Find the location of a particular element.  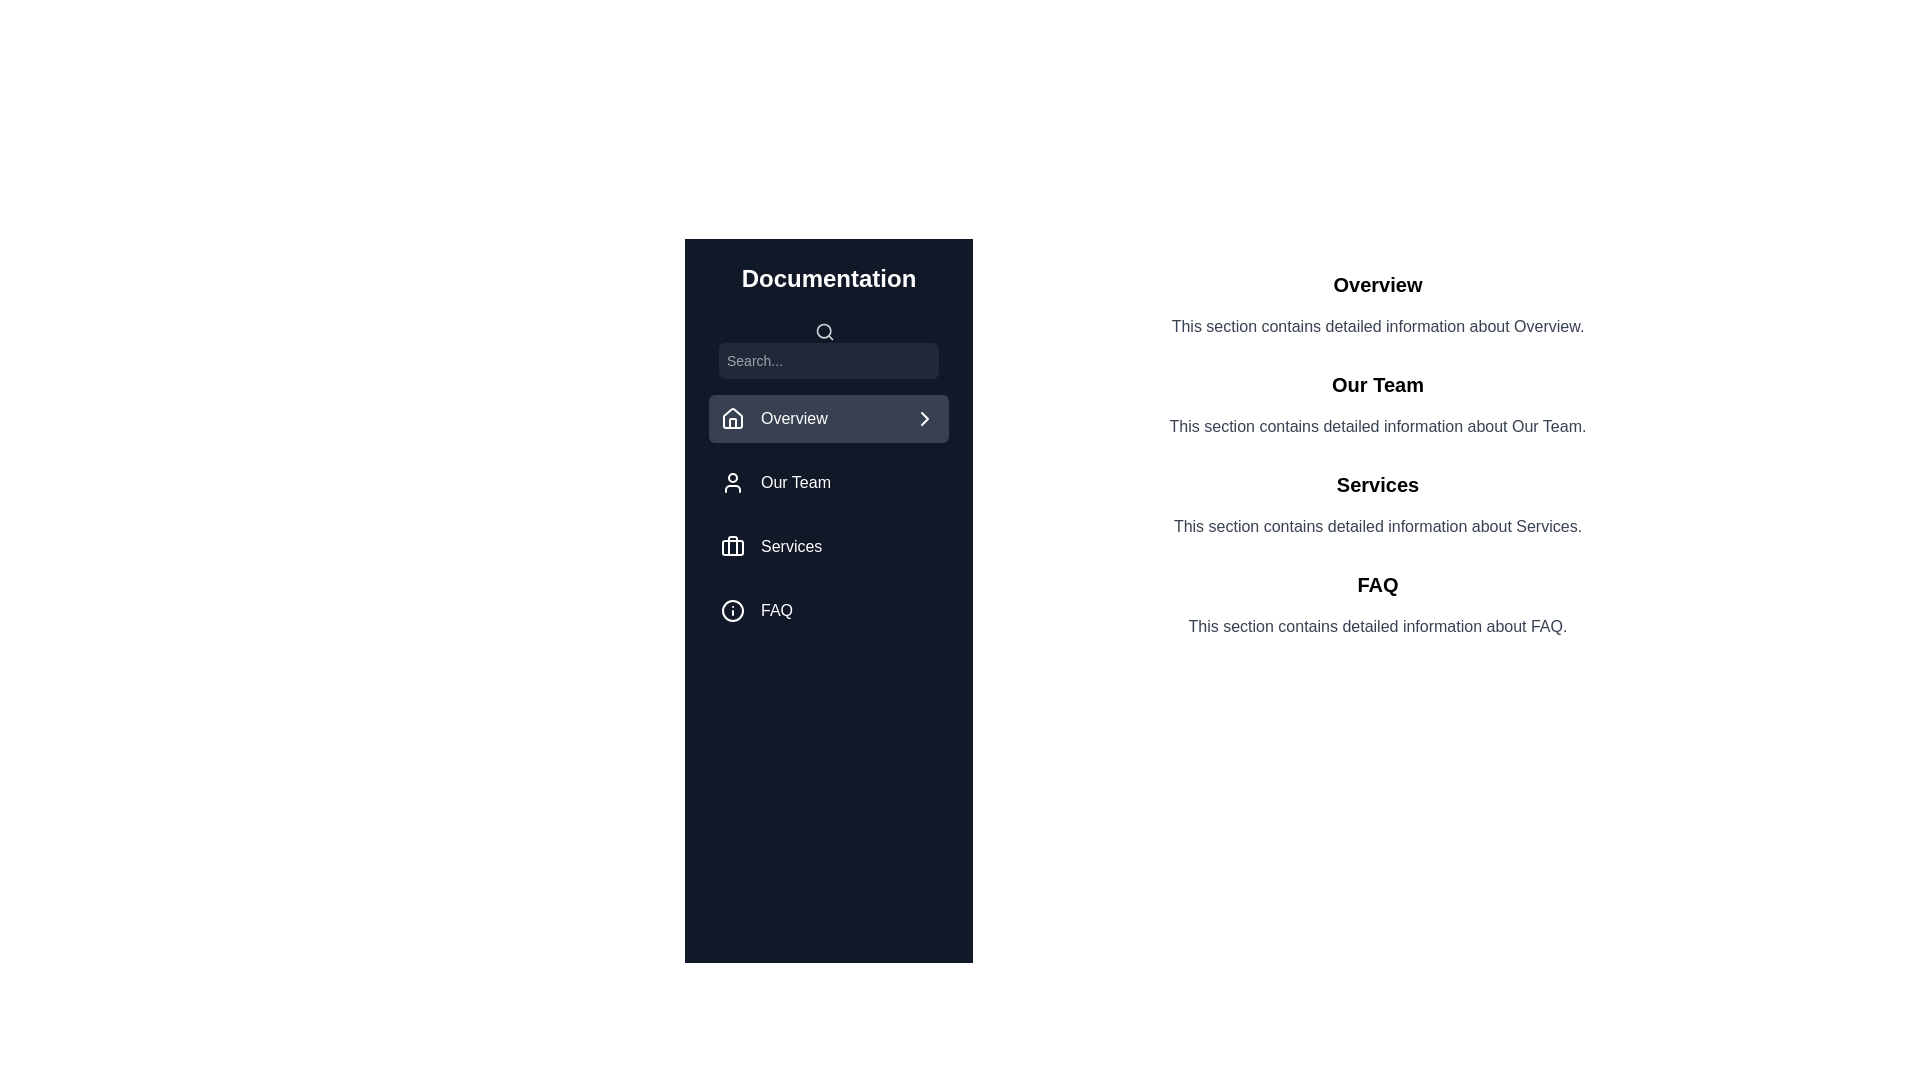

the static text label 'Overview', which is styled in white on a dark background and located in the top-left sidebar menu beneath the 'Documentation' title is located at coordinates (793, 418).